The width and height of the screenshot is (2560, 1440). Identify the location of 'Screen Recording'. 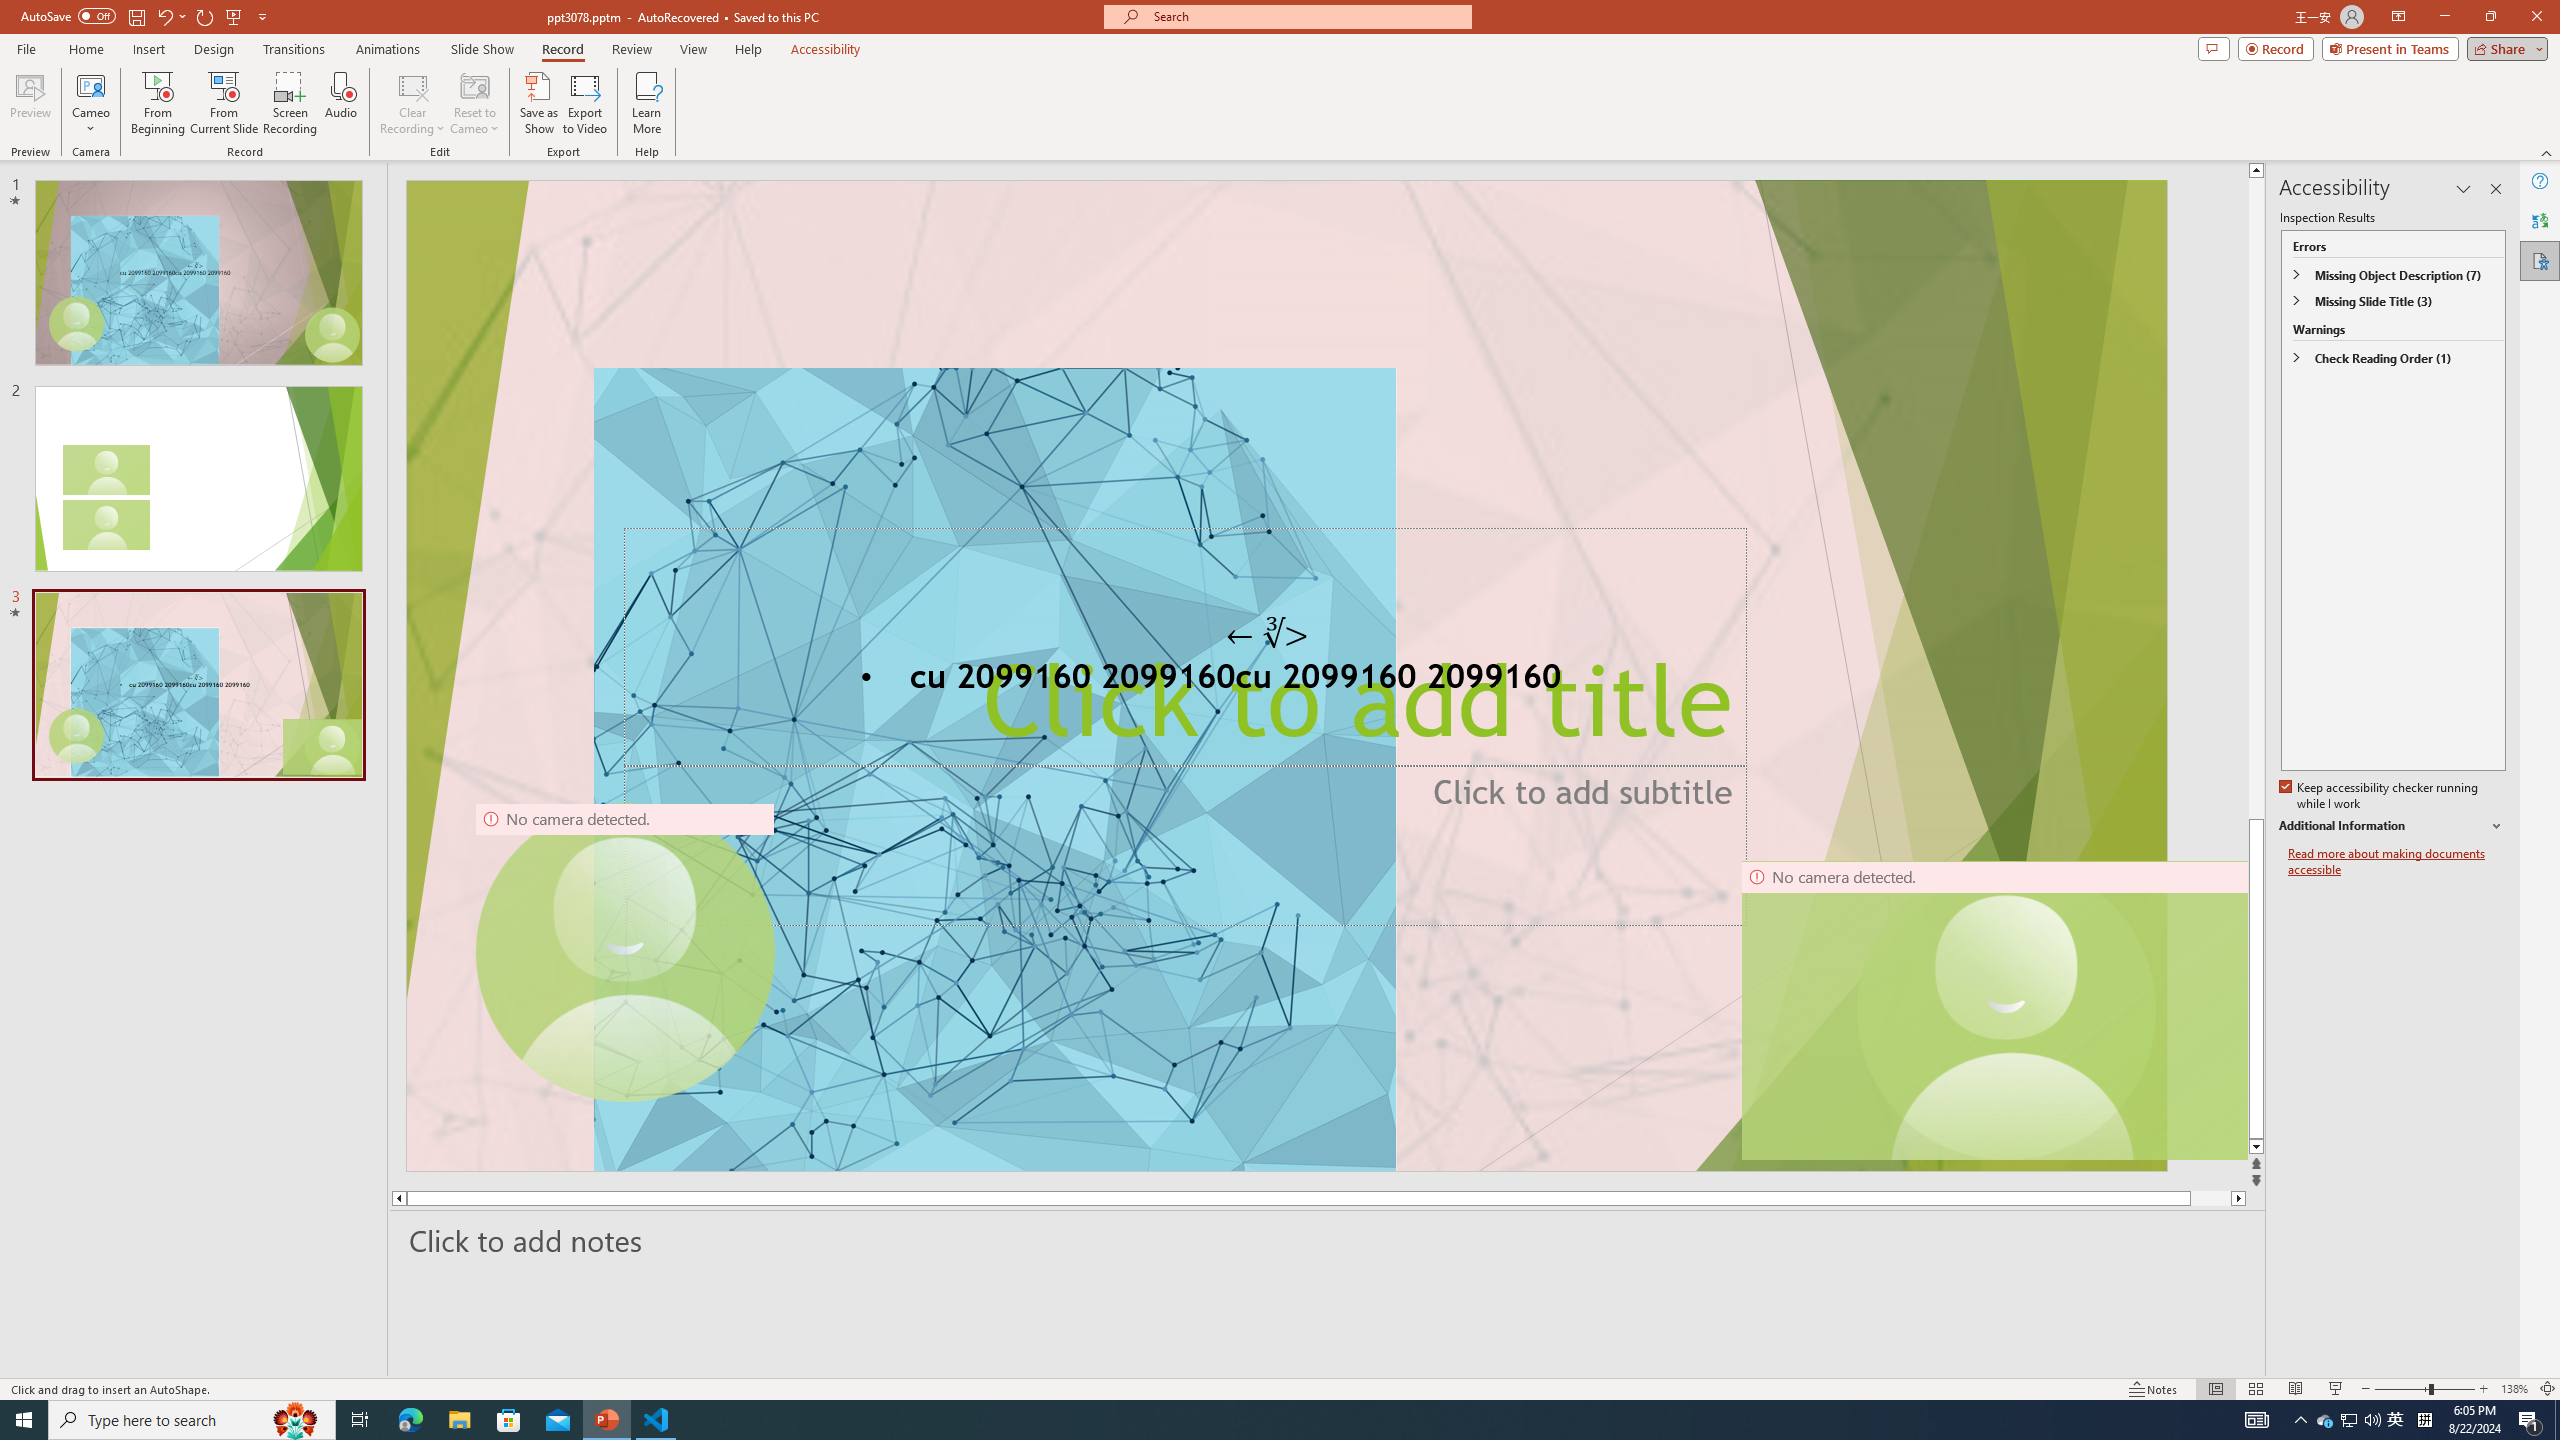
(289, 103).